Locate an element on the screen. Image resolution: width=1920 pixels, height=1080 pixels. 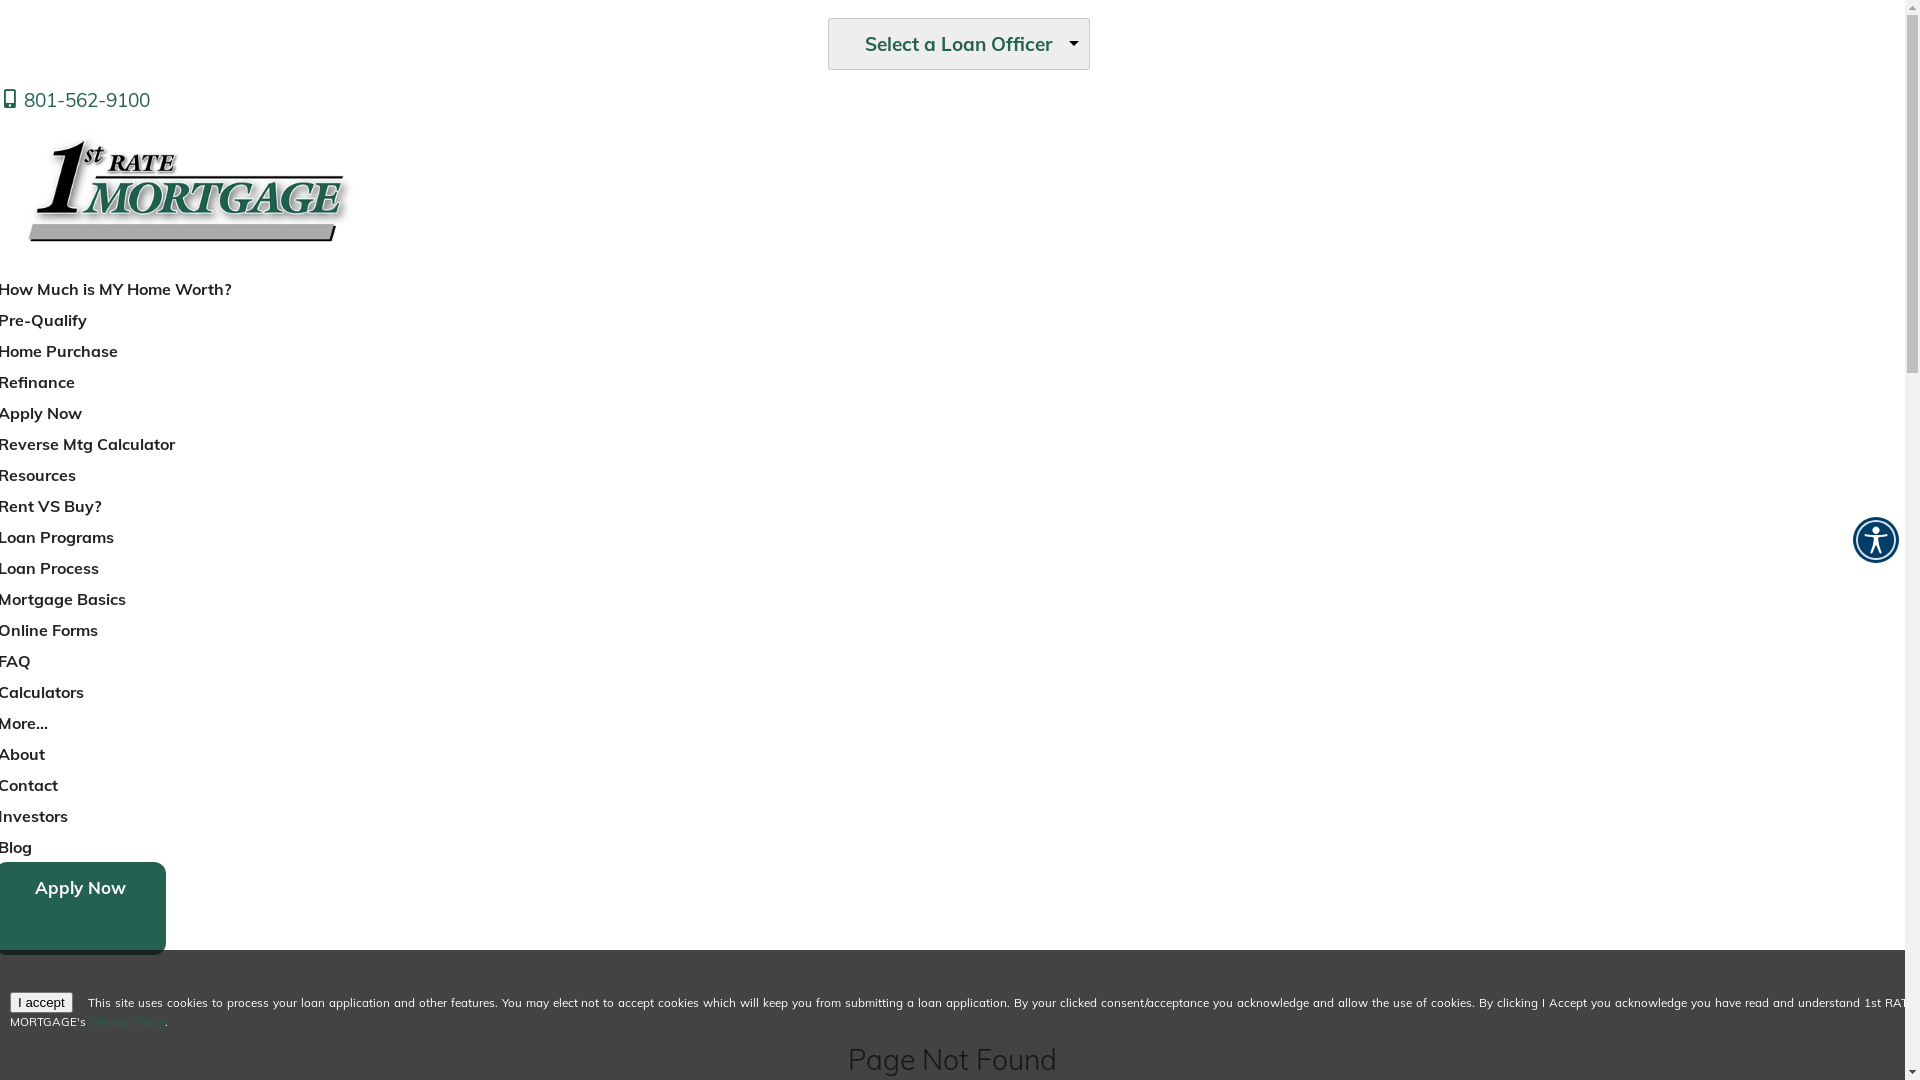
'Select a Loan Officer' is located at coordinates (957, 42).